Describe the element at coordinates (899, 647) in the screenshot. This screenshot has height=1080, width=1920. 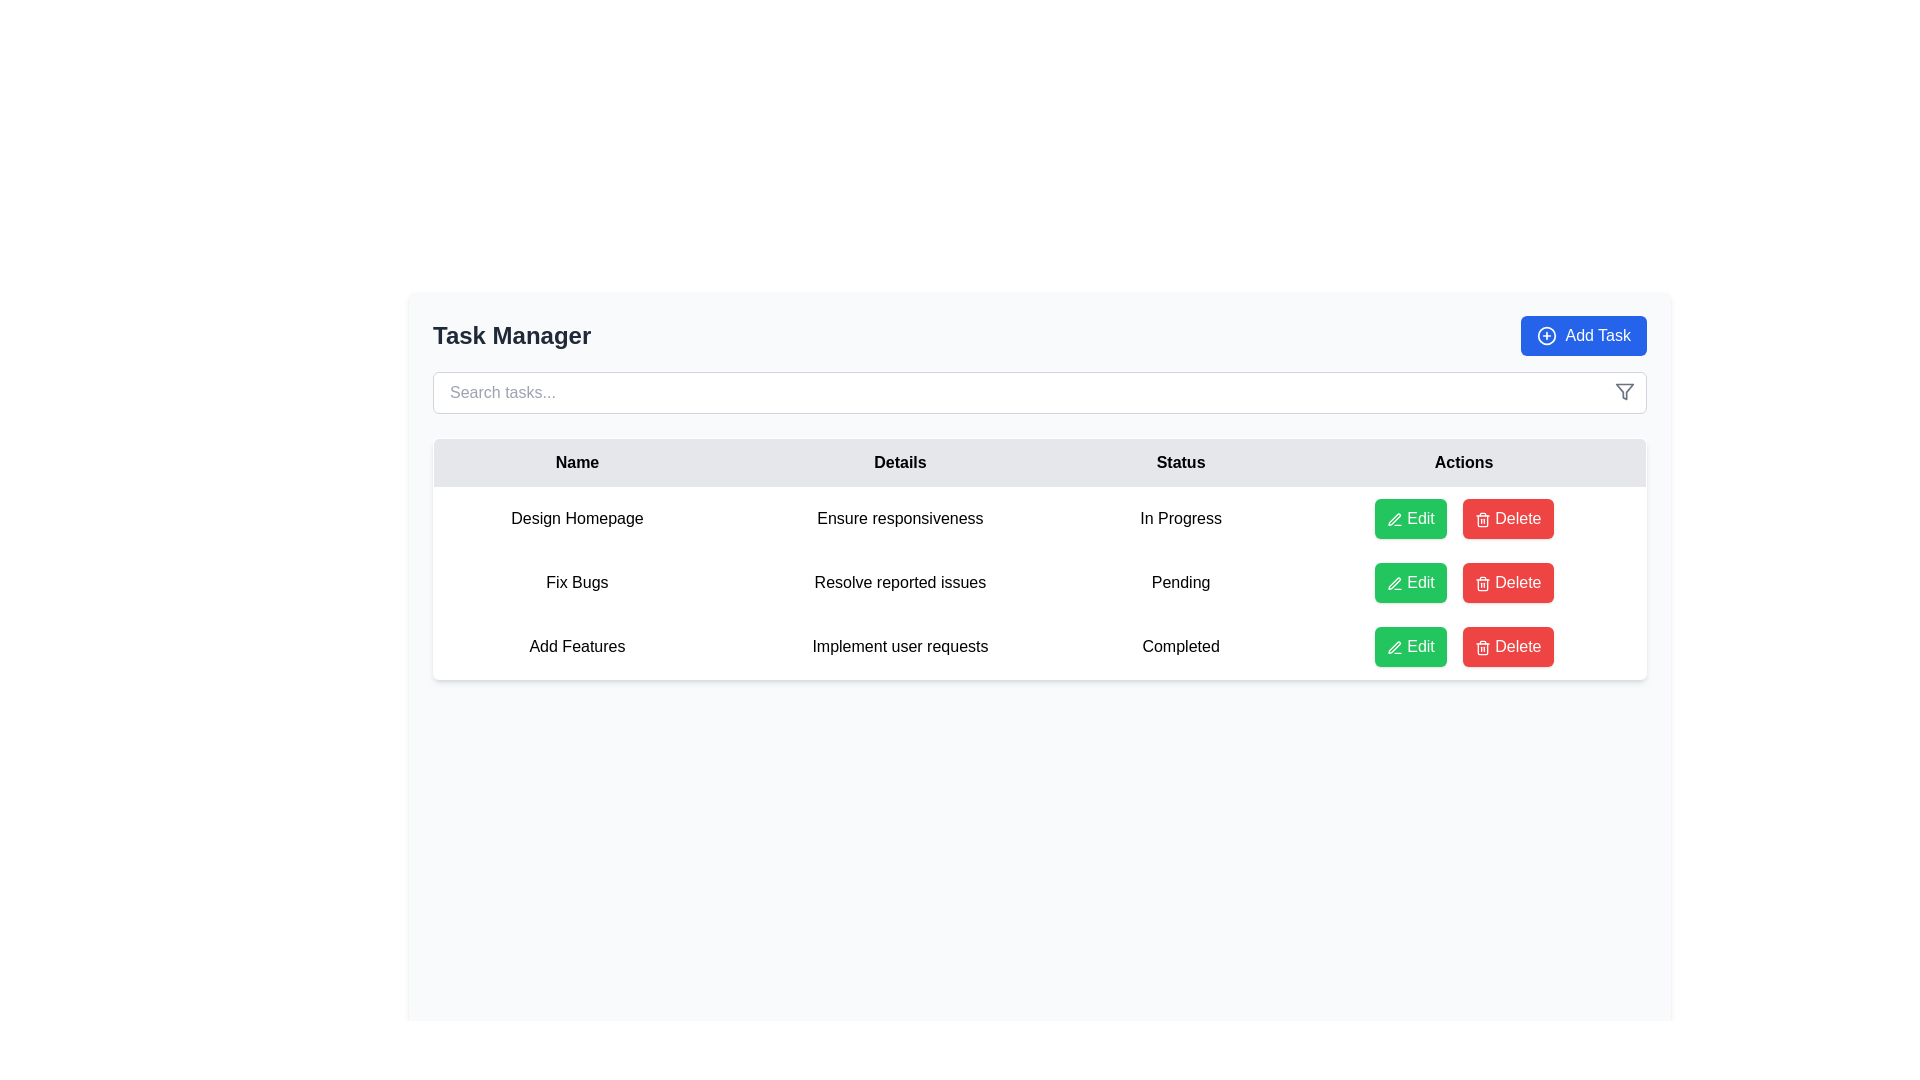
I see `the informational Text label that provides context for the task 'Add Features' in the 'Details' column of the table` at that location.